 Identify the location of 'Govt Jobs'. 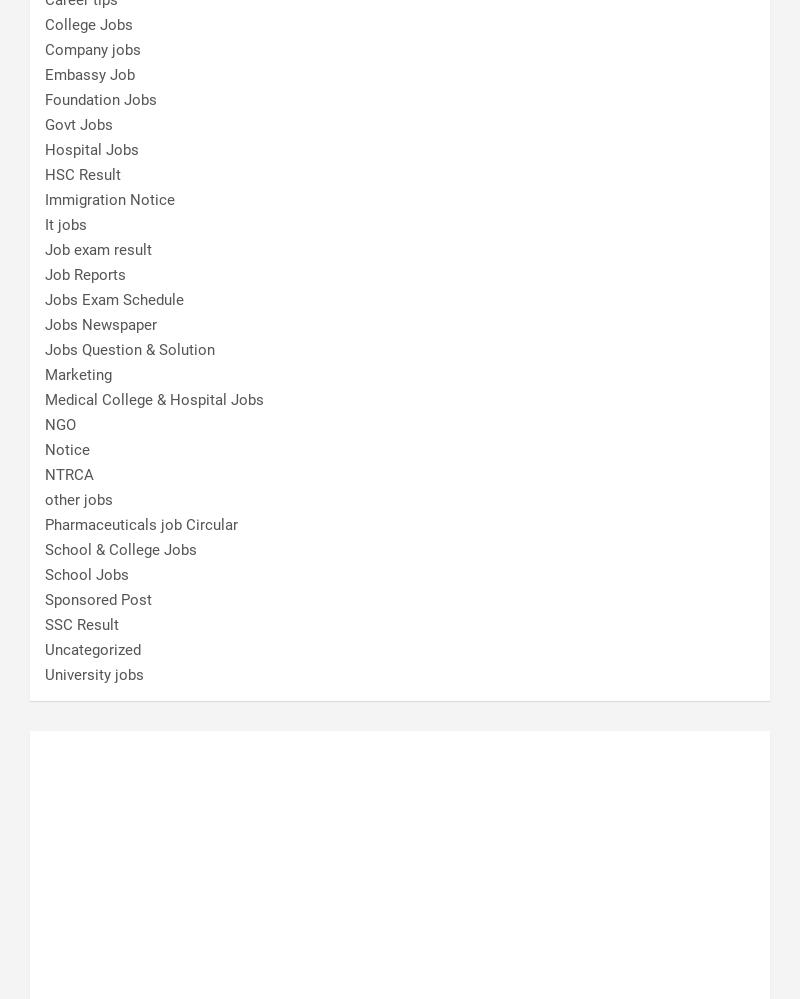
(78, 123).